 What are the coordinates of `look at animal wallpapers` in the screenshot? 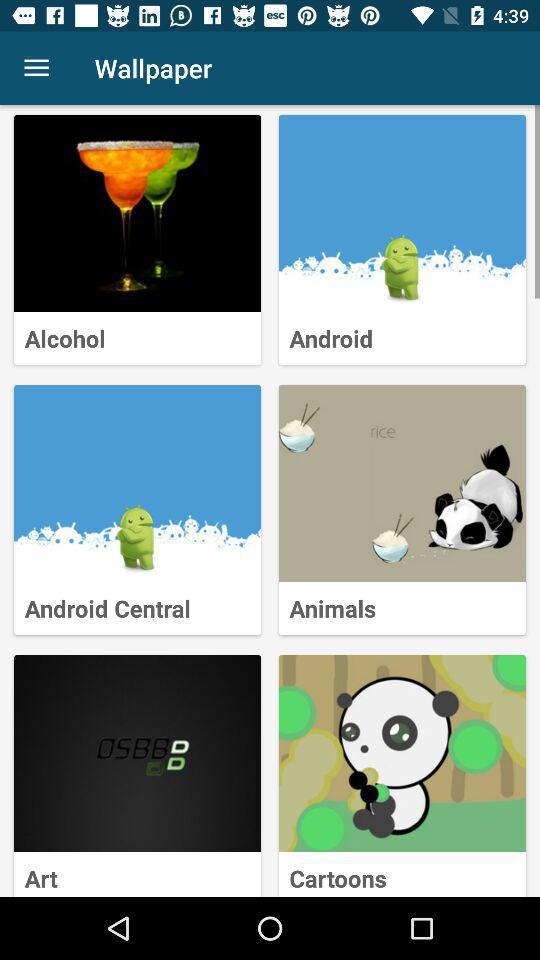 It's located at (402, 482).